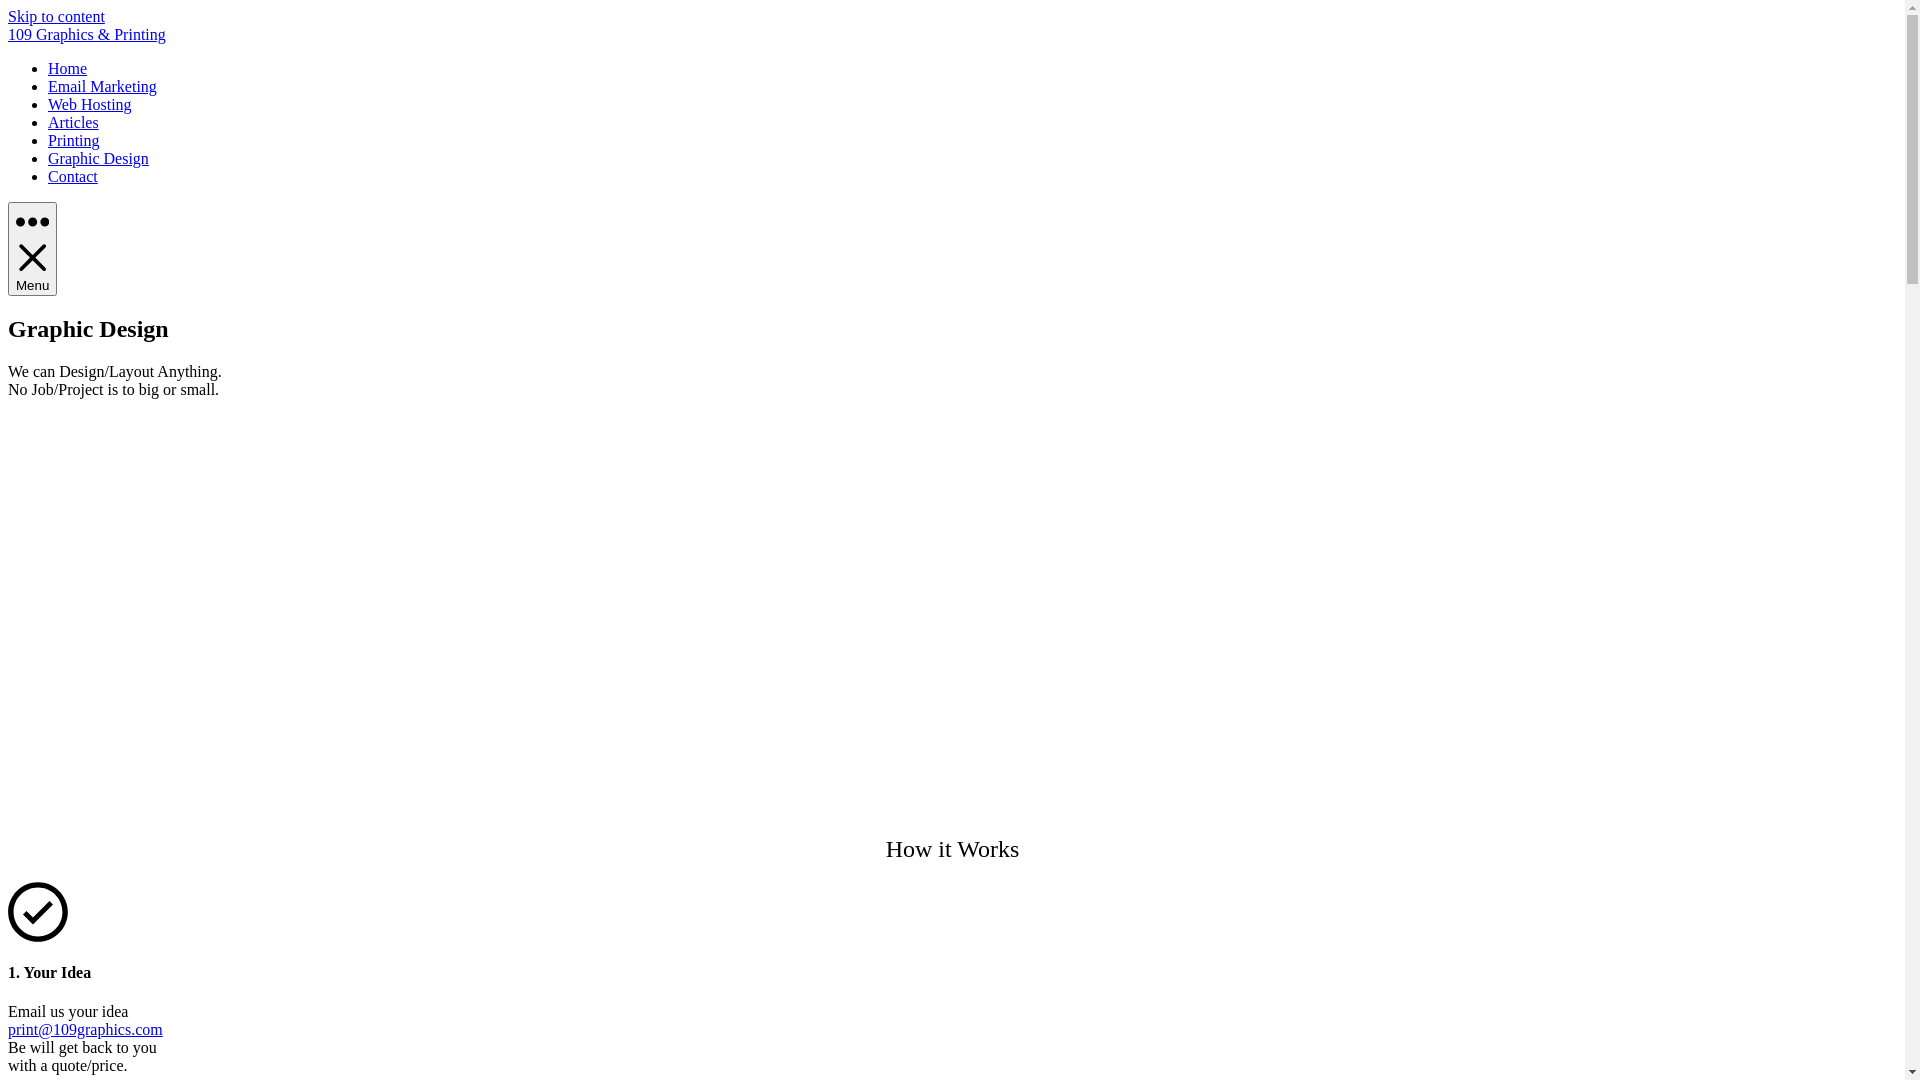  I want to click on 'Menu', so click(32, 248).